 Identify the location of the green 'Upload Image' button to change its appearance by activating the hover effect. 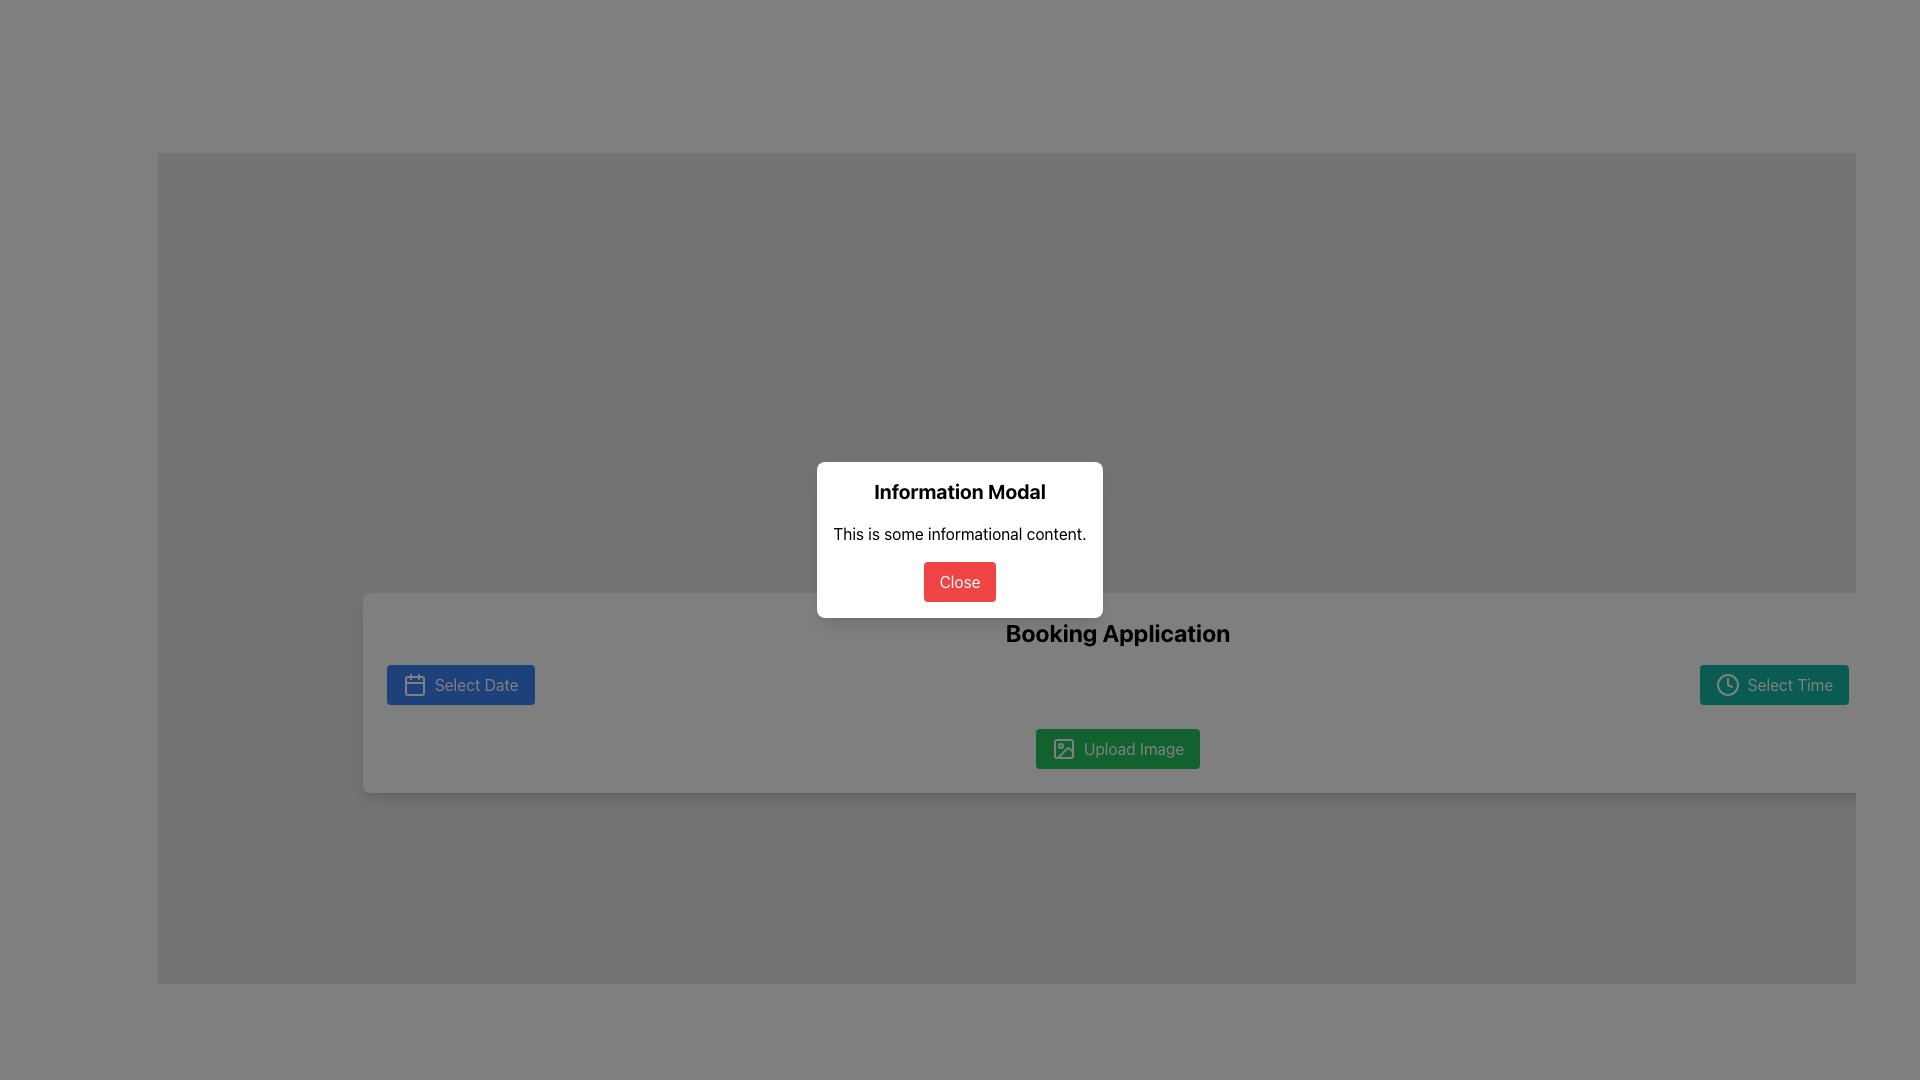
(1117, 748).